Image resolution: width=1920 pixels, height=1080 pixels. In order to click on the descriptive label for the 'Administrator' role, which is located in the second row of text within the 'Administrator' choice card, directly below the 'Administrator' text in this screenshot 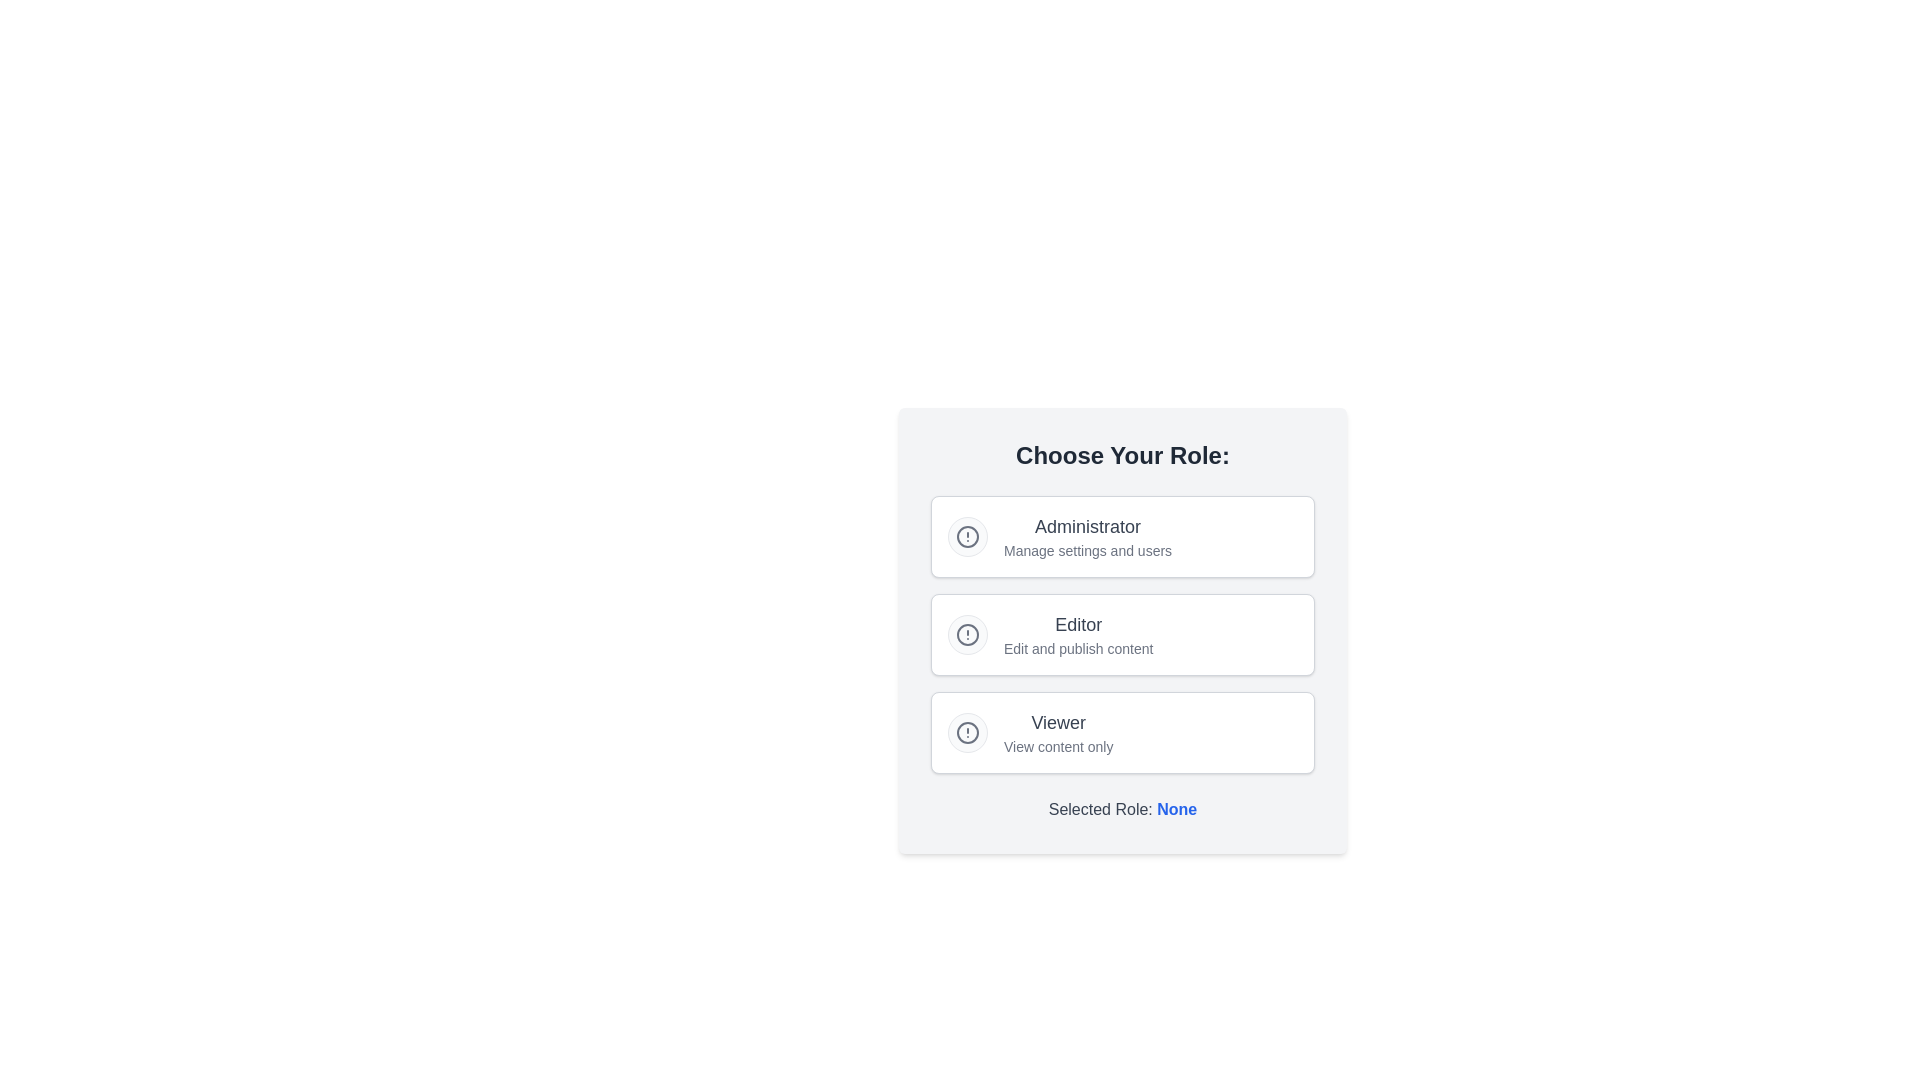, I will do `click(1087, 551)`.